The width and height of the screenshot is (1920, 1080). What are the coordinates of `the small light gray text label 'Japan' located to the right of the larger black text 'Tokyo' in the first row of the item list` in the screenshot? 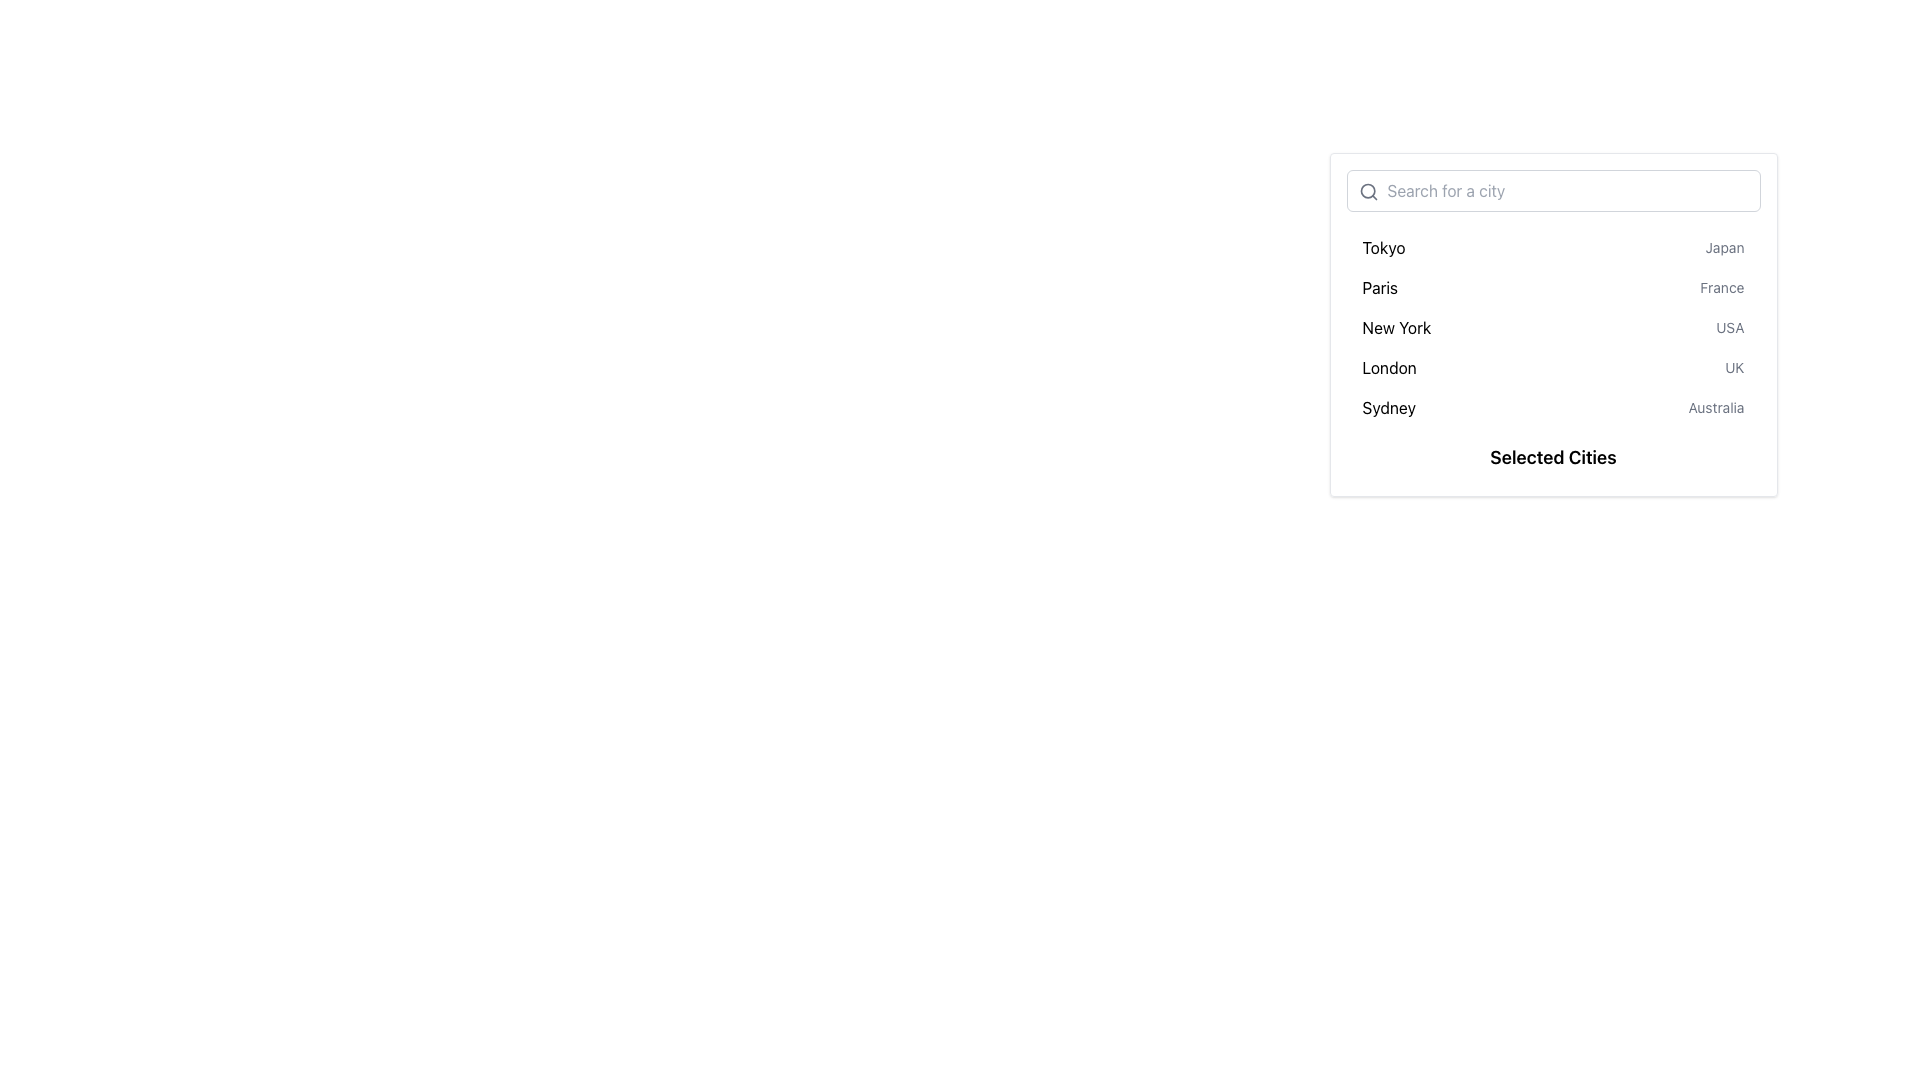 It's located at (1723, 246).